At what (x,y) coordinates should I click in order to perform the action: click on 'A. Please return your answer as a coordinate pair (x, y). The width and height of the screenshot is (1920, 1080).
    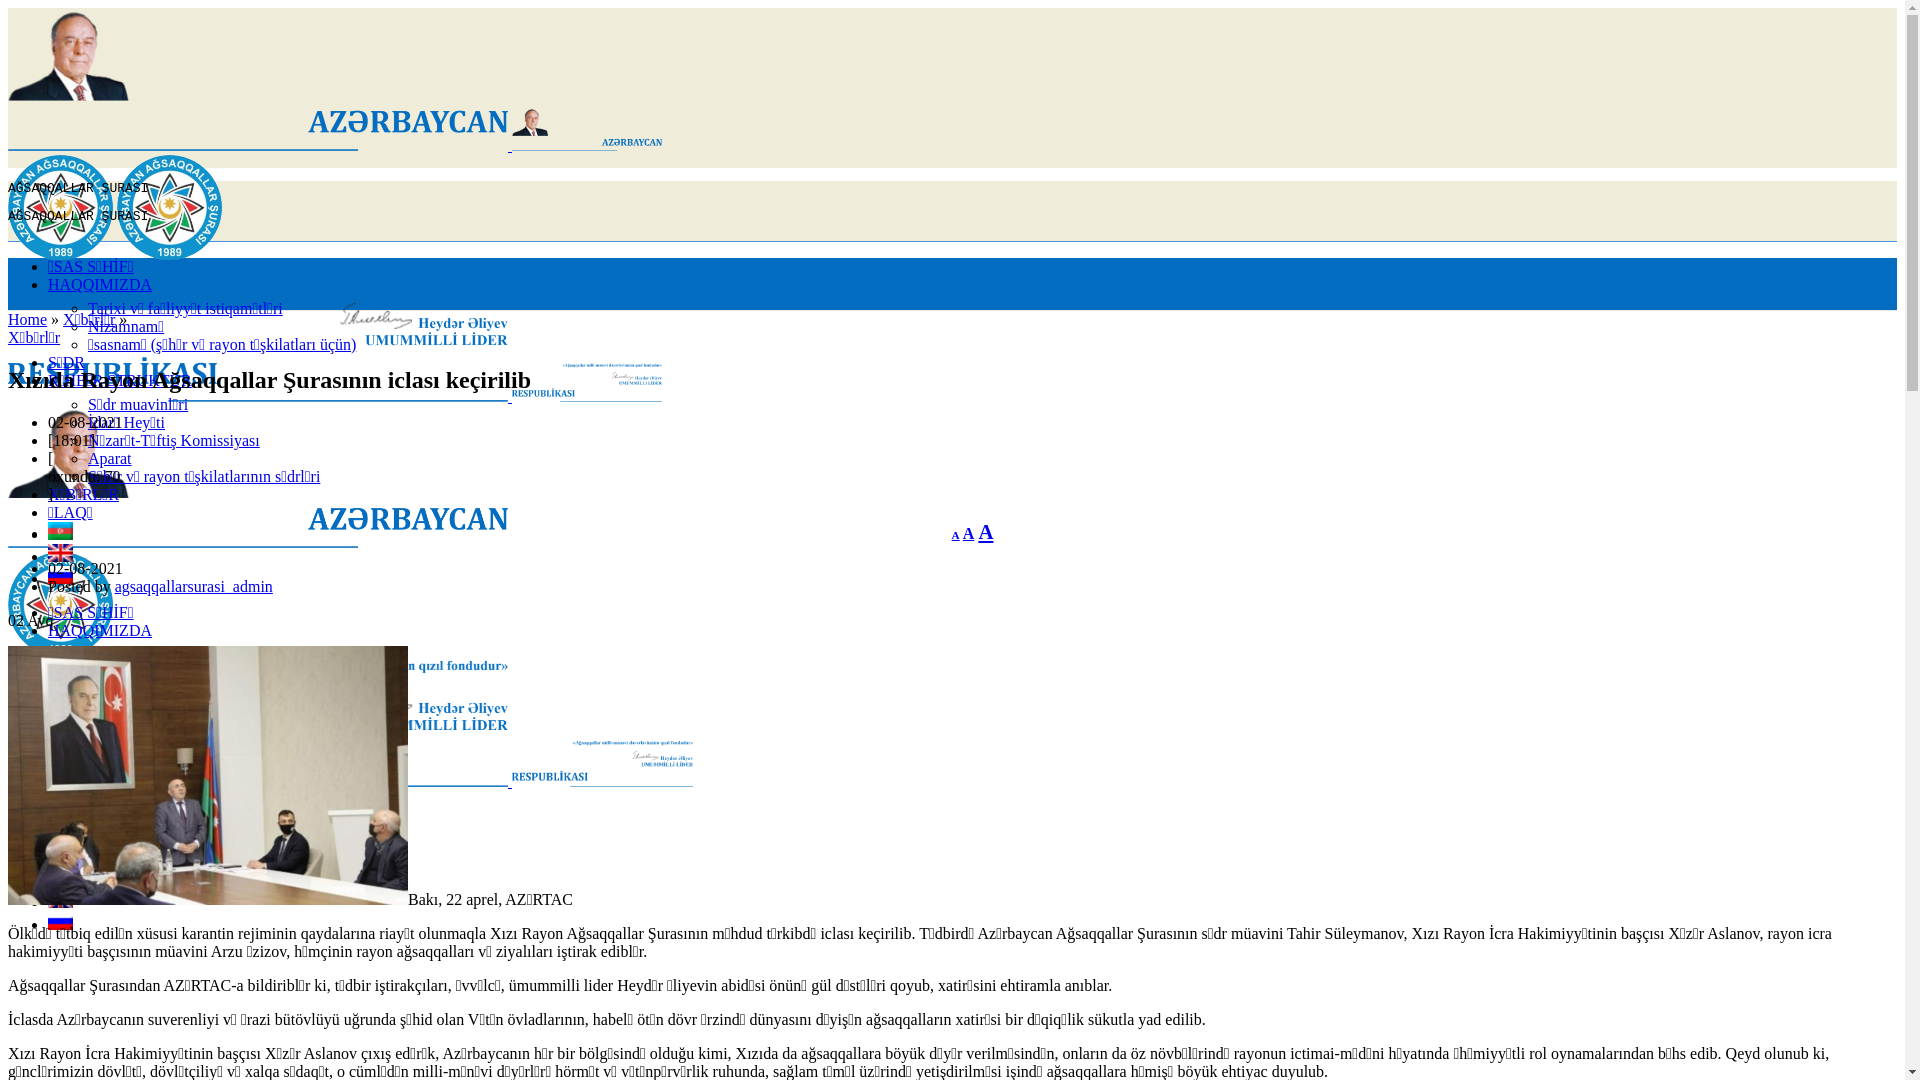
    Looking at the image, I should click on (978, 530).